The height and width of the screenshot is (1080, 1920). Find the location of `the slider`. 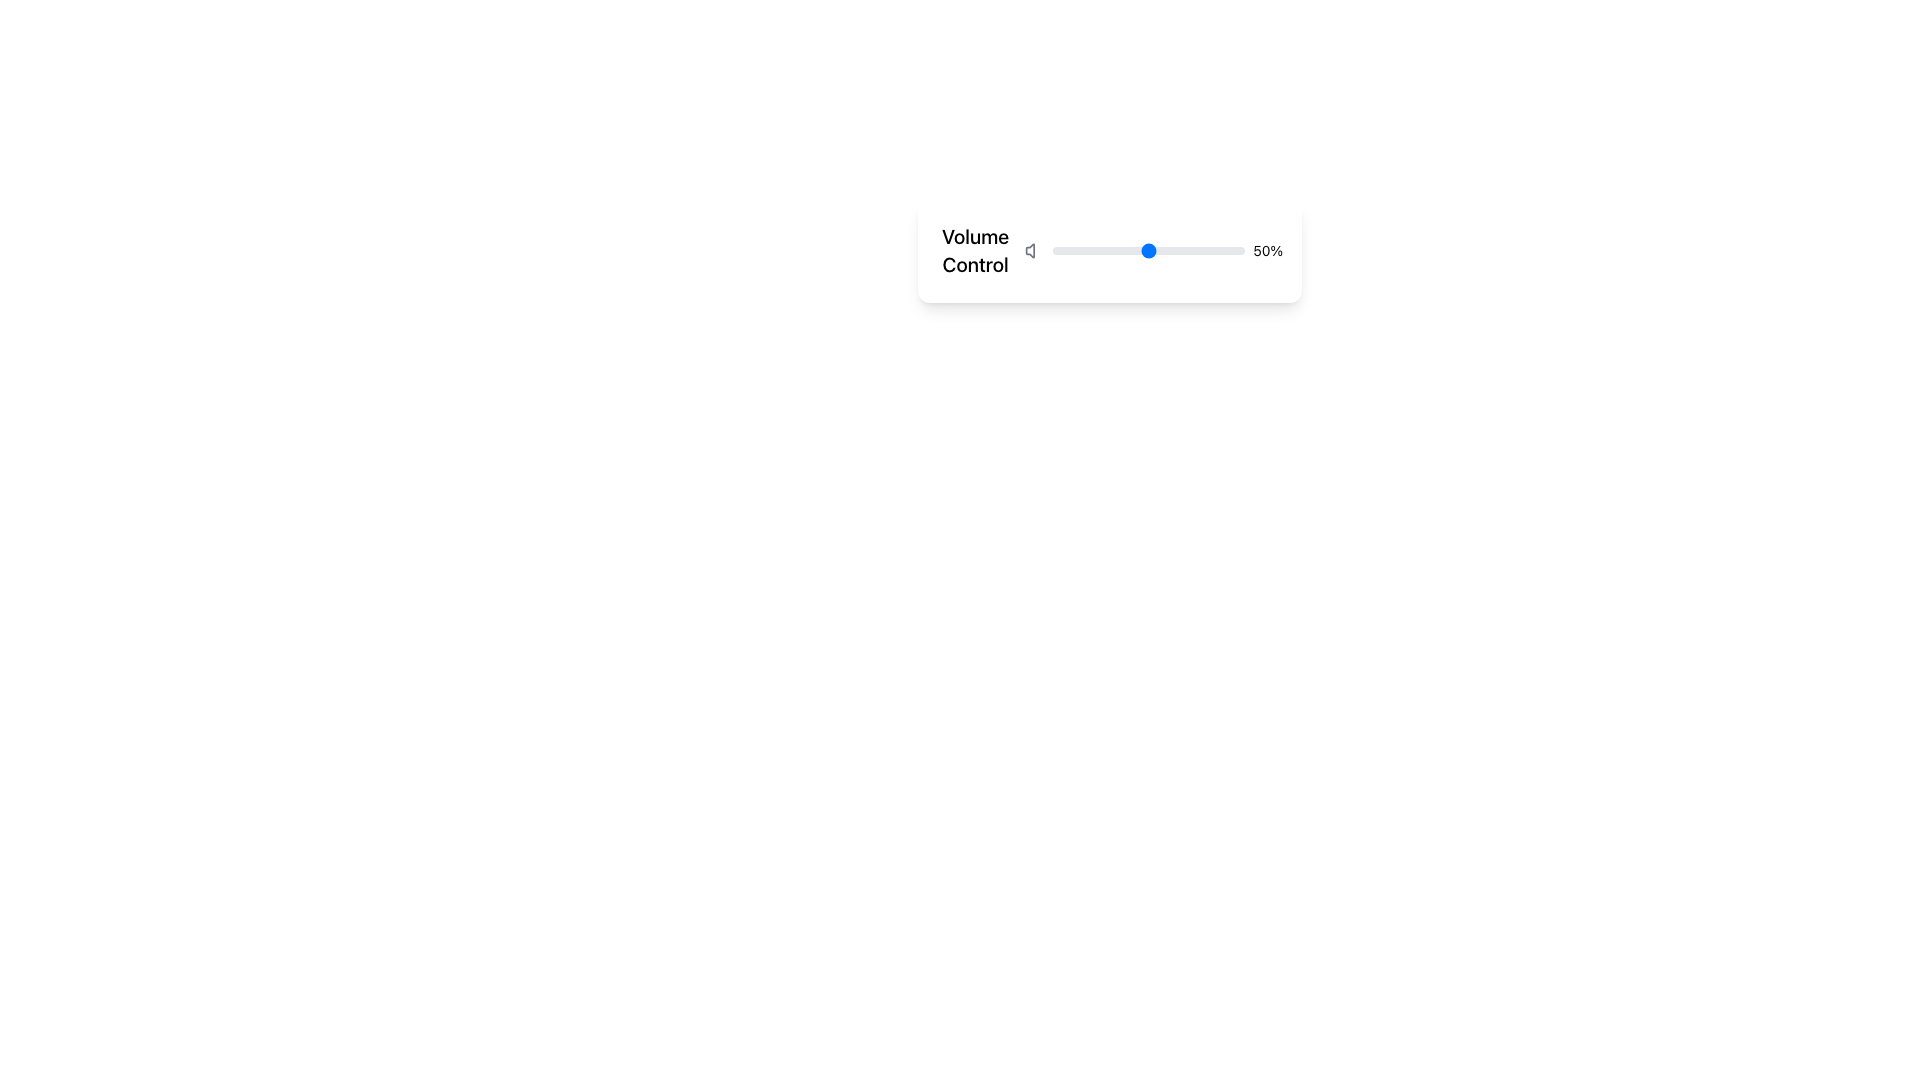

the slider is located at coordinates (1067, 249).